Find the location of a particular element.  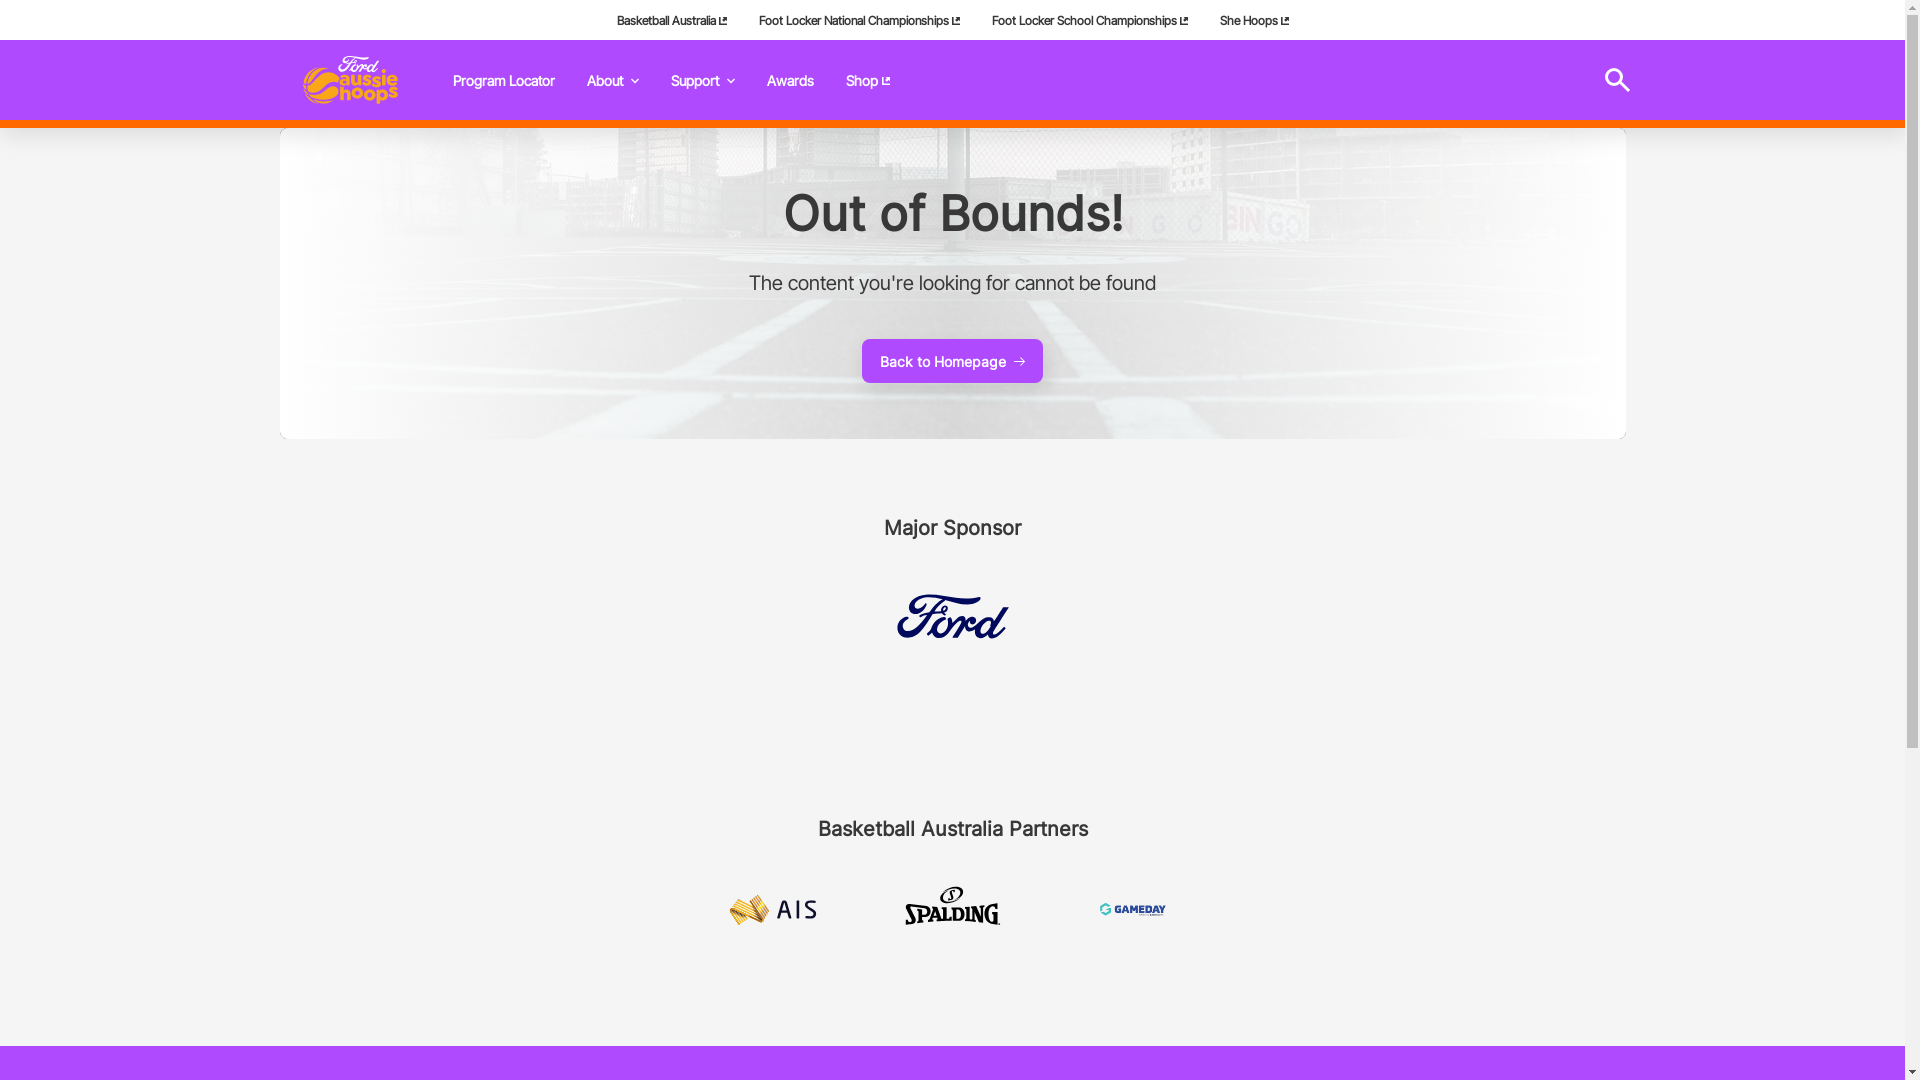

'Awards' is located at coordinates (748, 79).